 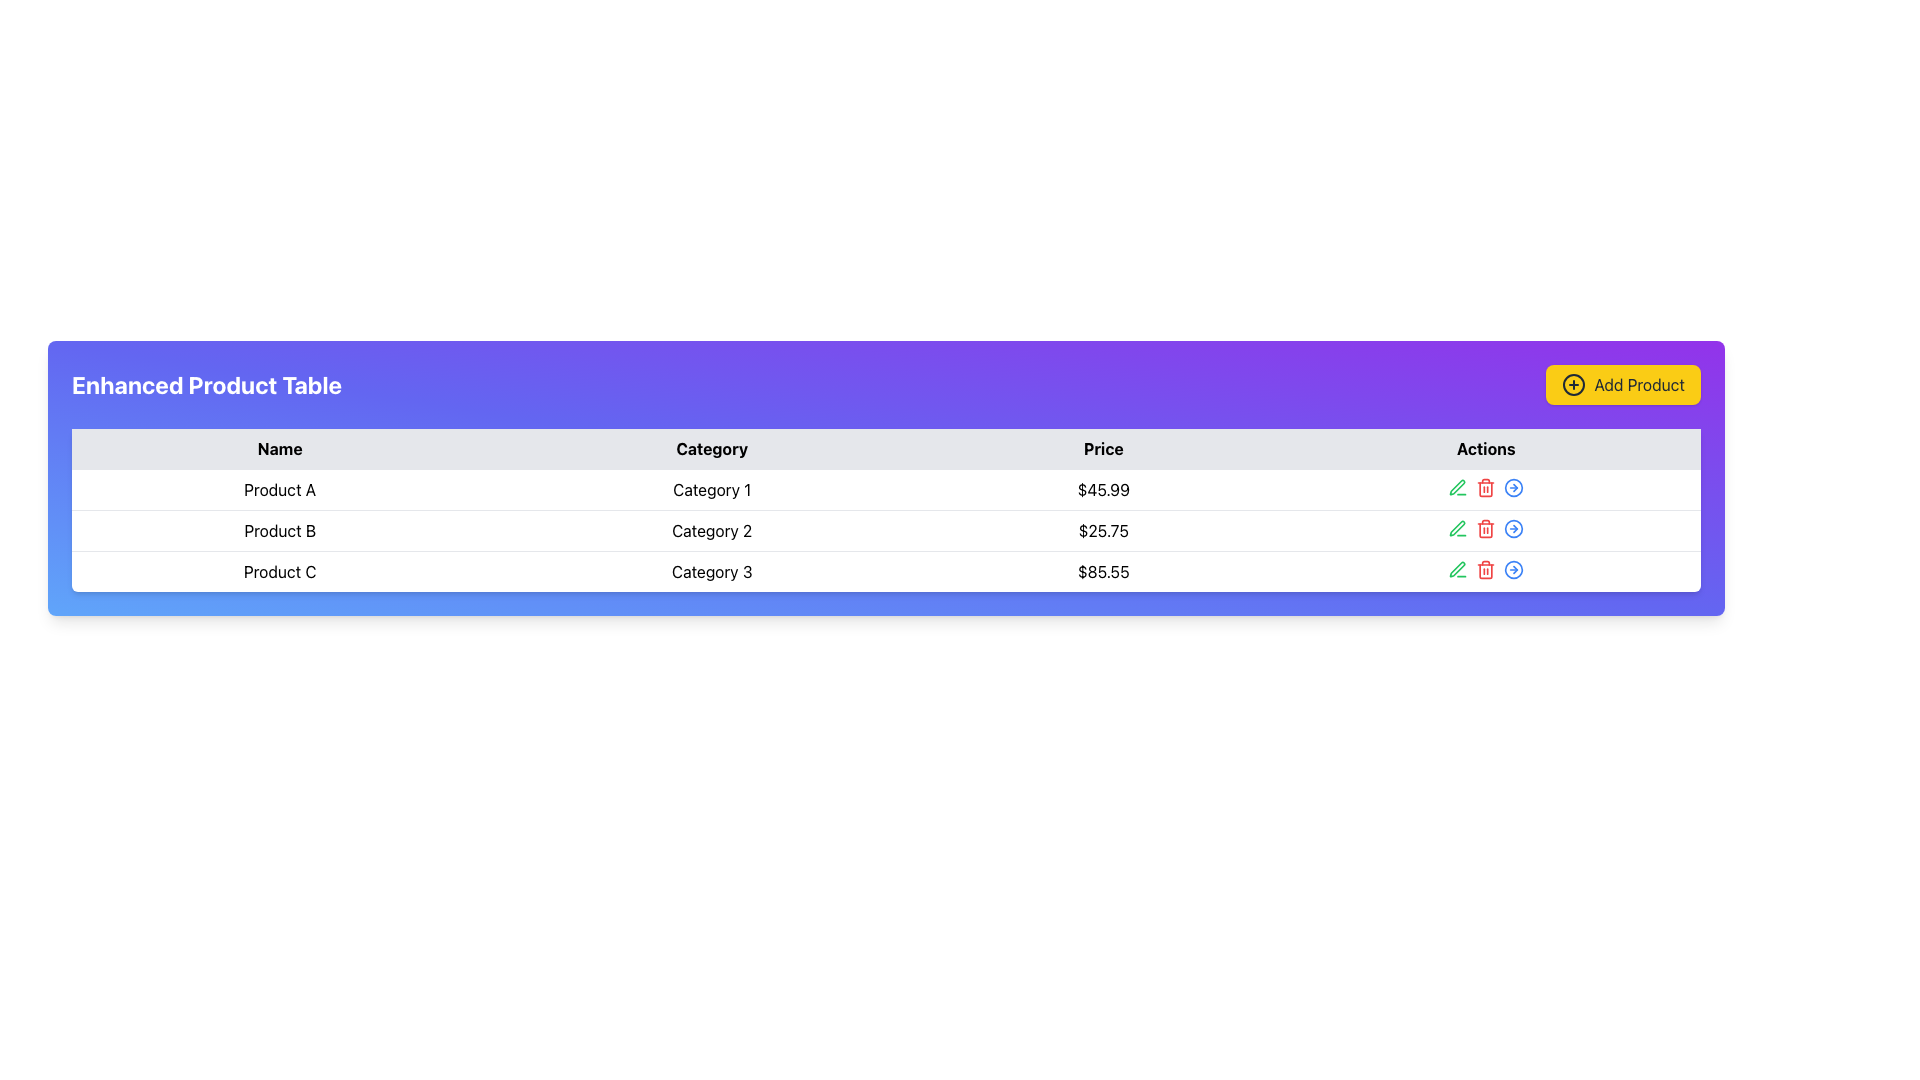 I want to click on the 'Name' column header cell in the data table, which is the first column header aligned to the left, so click(x=279, y=448).